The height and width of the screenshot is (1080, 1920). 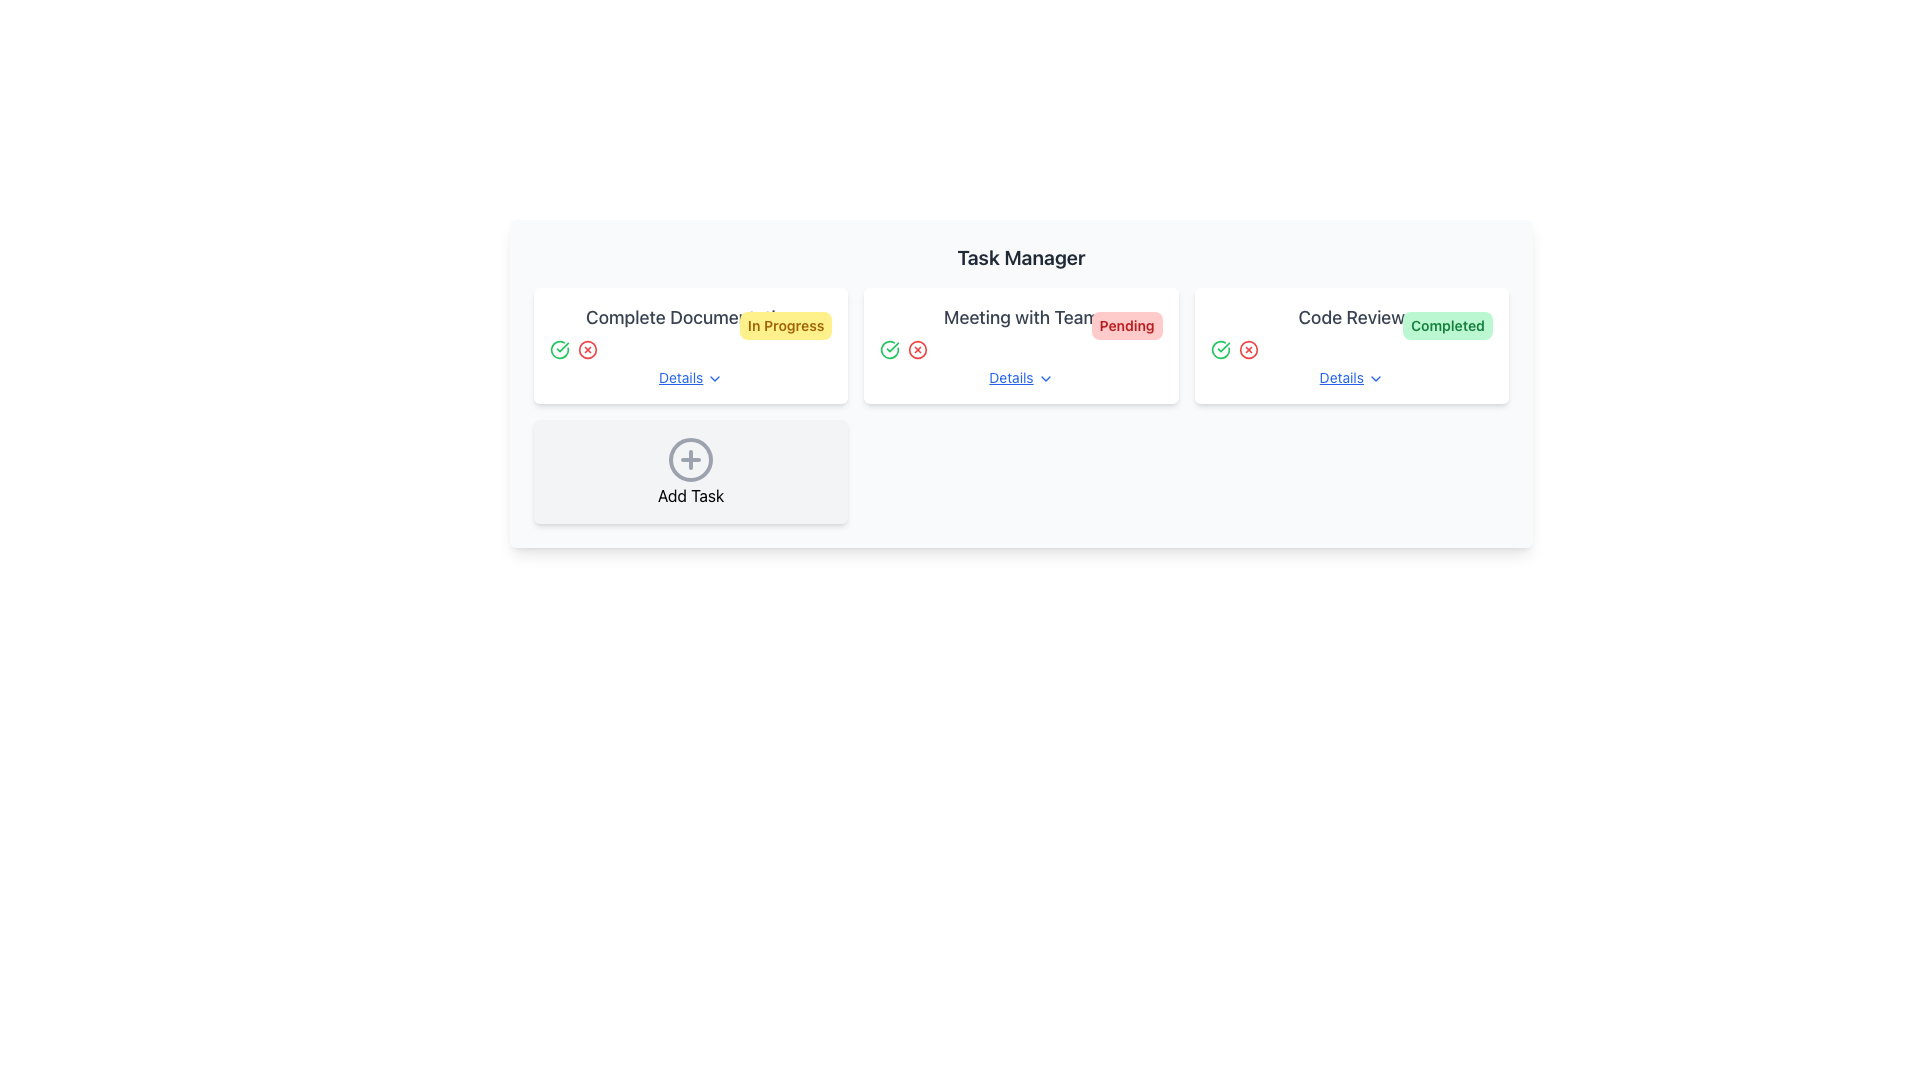 I want to click on the SVG circle button located at the bottom-left corner of the 'Add Task' card, so click(x=691, y=459).